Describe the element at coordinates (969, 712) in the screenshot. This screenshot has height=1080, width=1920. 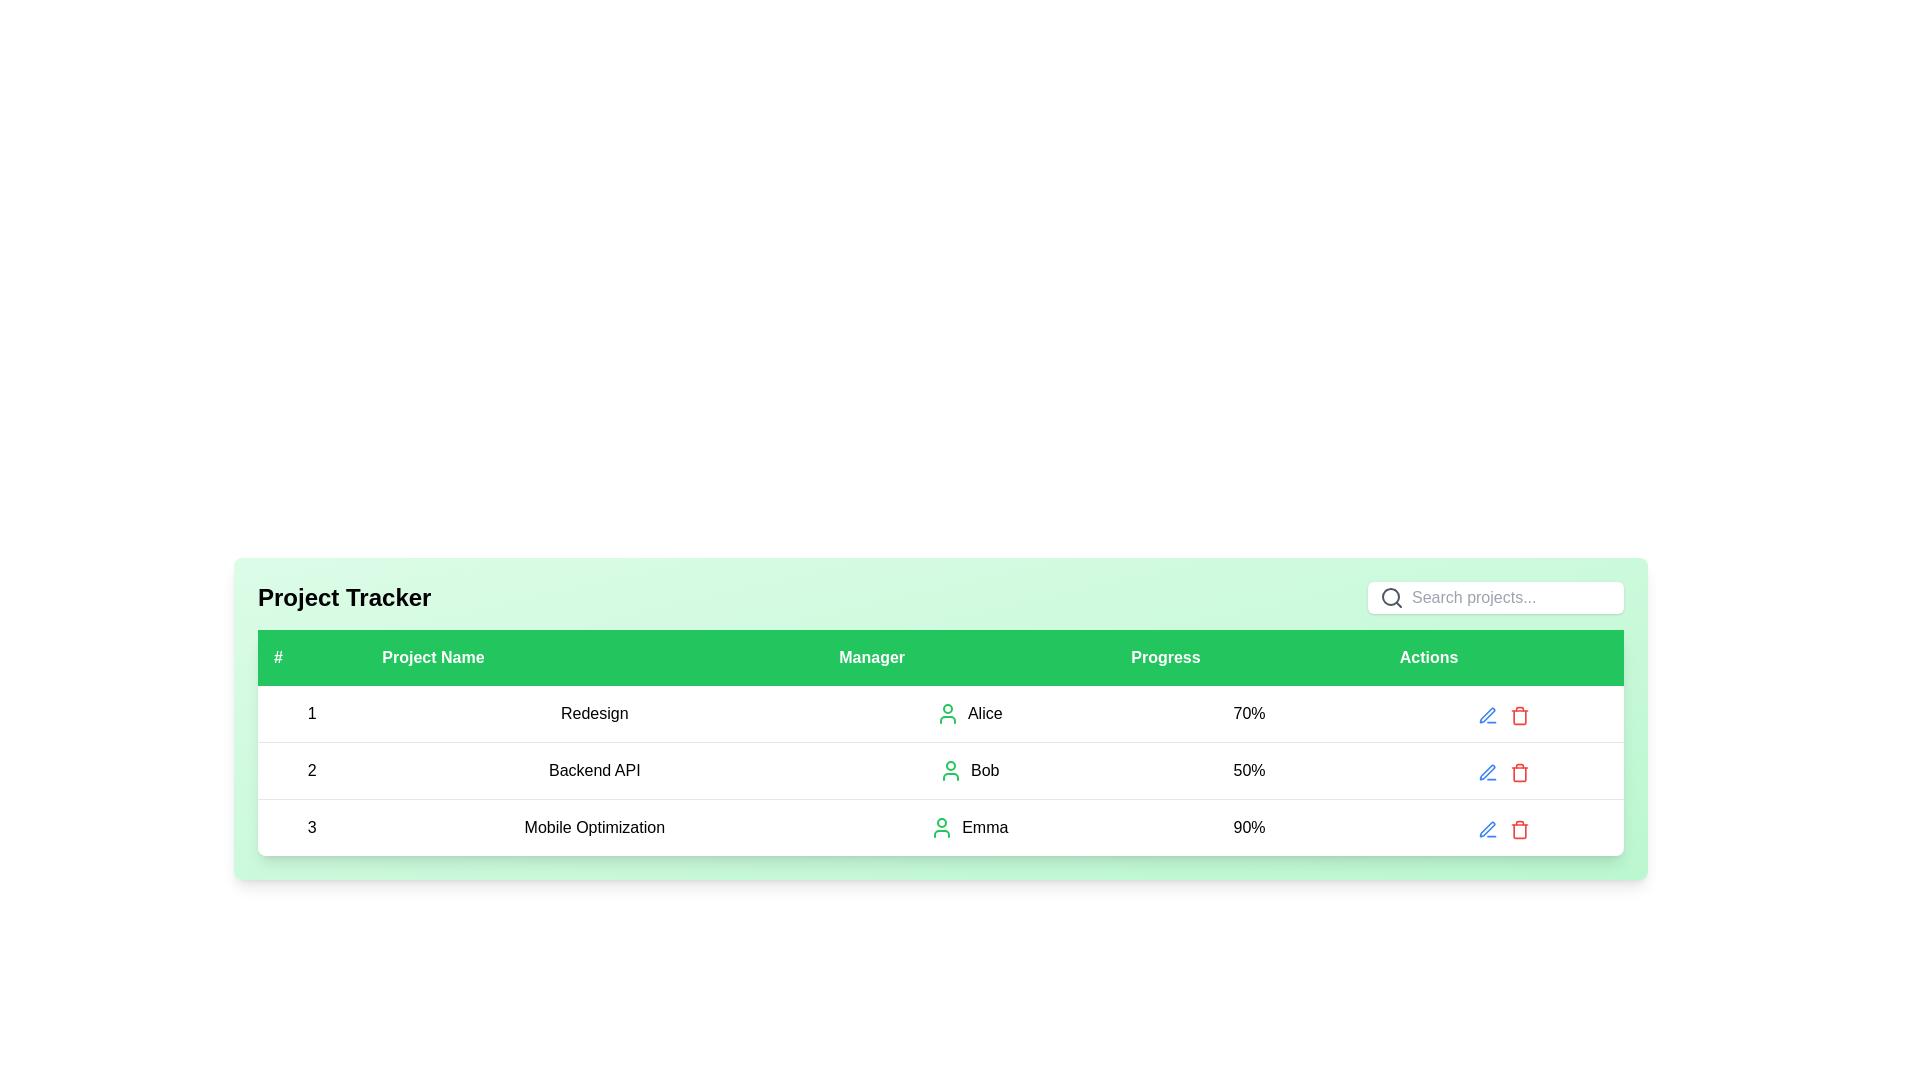
I see `the 'Alice' text label or the user icon in the third column of the second row under the 'Manager' column corresponding to the row labeled 'Redesign'` at that location.